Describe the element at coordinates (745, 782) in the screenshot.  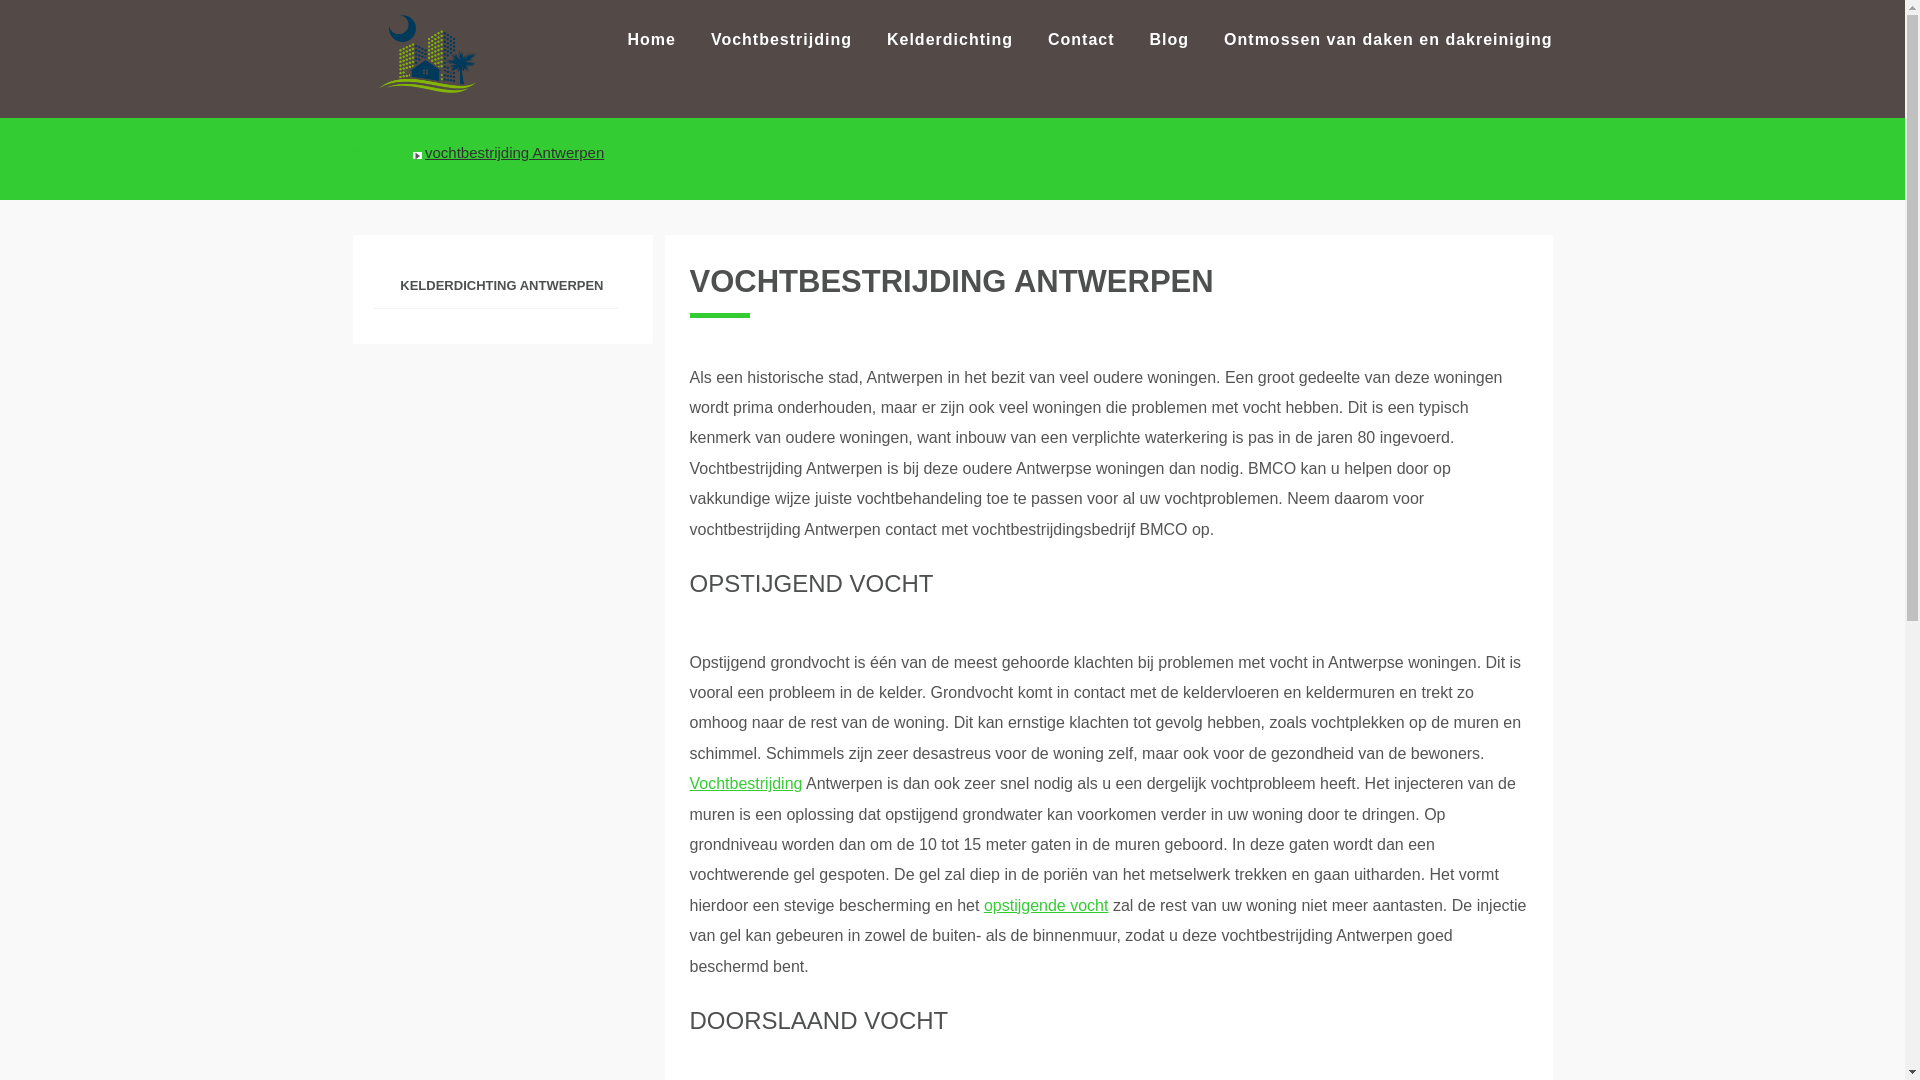
I see `'Vochtbestrijding'` at that location.